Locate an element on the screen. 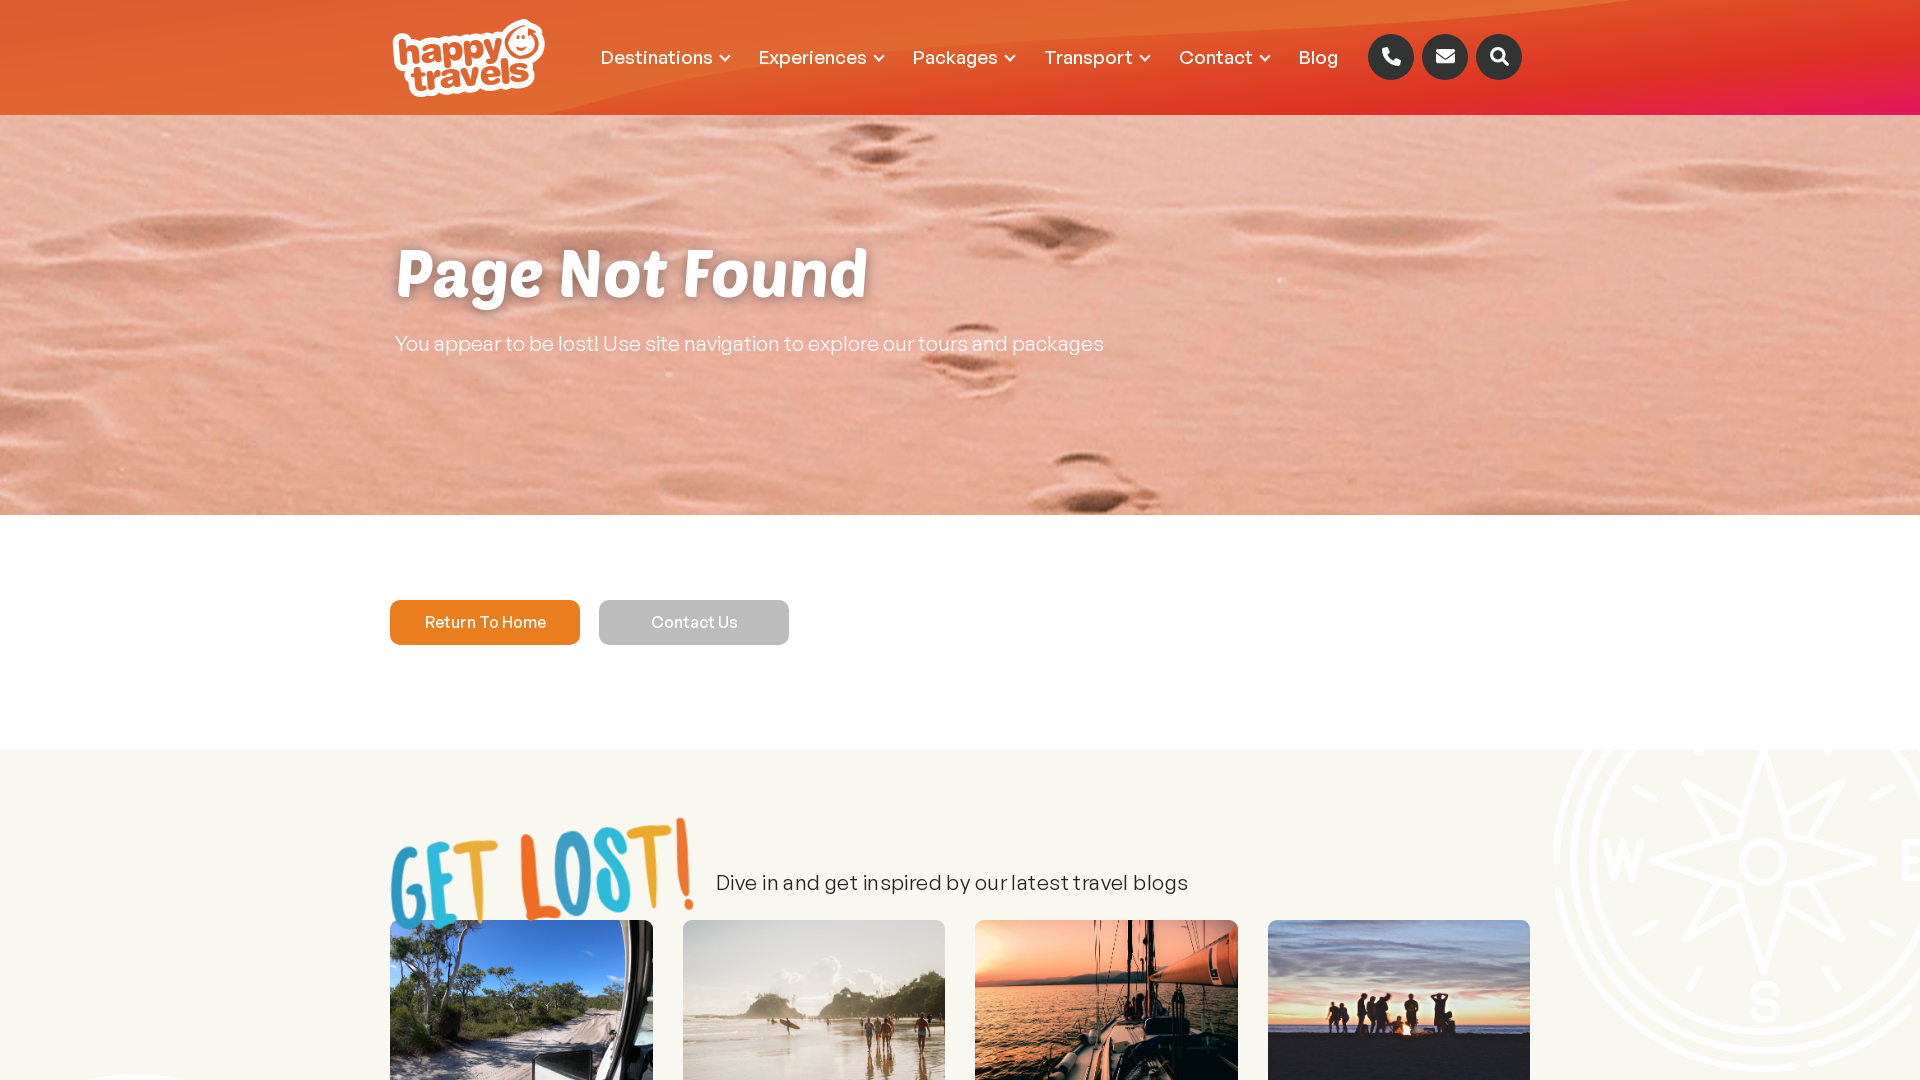 The height and width of the screenshot is (1080, 1920). 'Return To Home' is located at coordinates (389, 621).